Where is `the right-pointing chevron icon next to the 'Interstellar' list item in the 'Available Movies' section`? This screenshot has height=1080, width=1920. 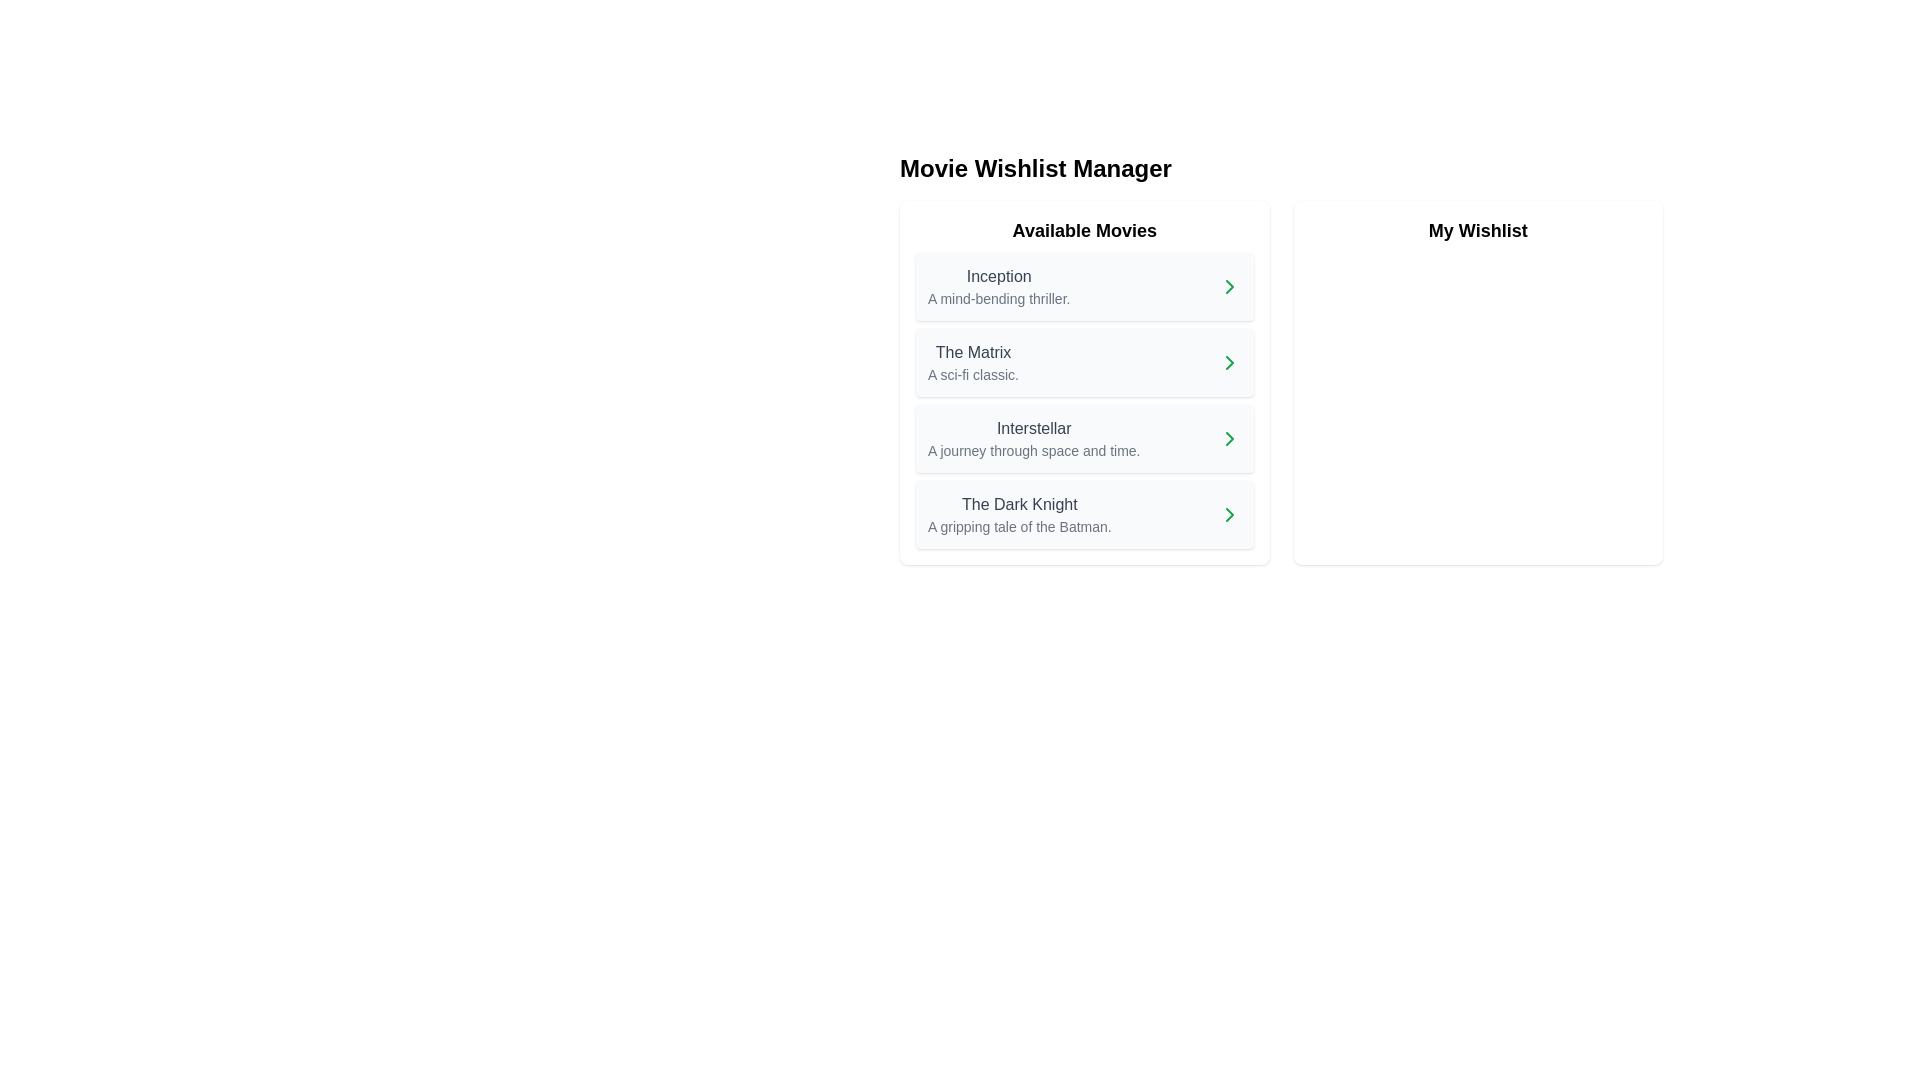
the right-pointing chevron icon next to the 'Interstellar' list item in the 'Available Movies' section is located at coordinates (1228, 438).